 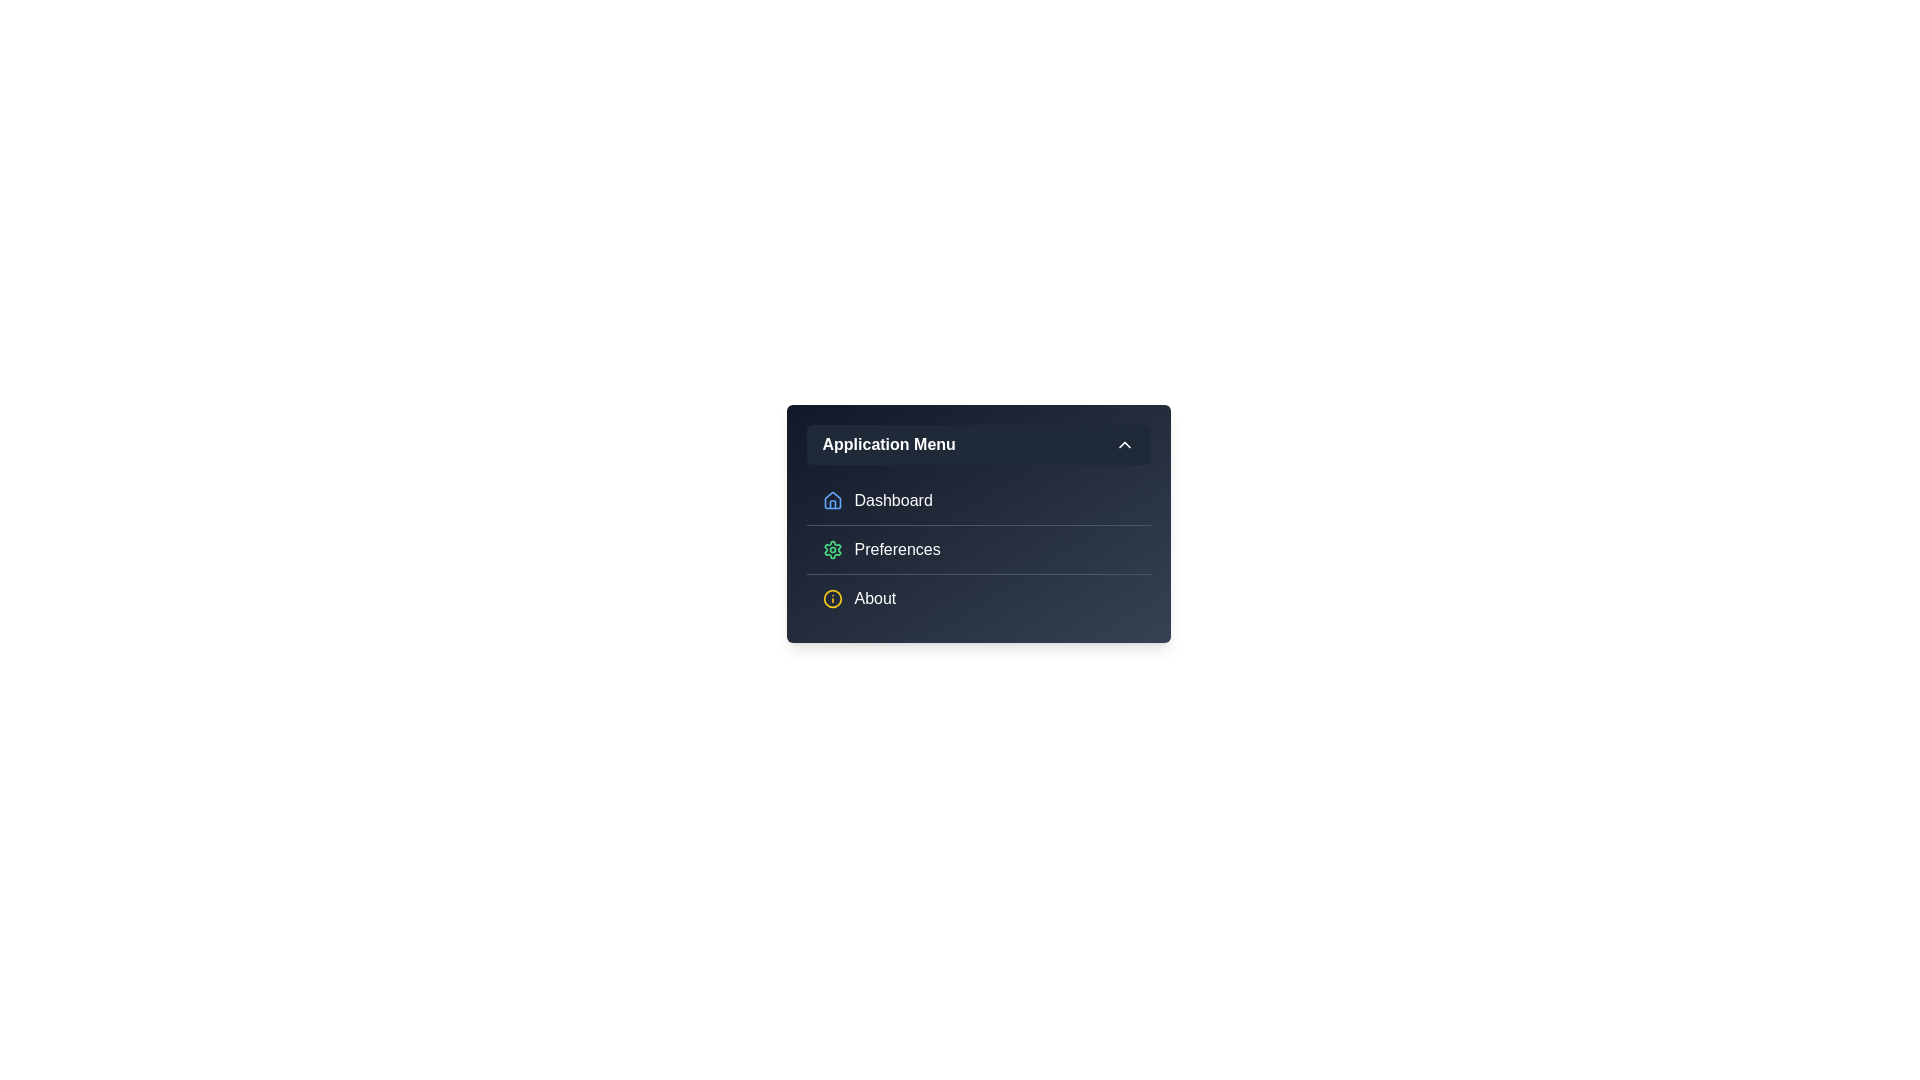 I want to click on the menu item Dashboard from the options available, so click(x=978, y=500).